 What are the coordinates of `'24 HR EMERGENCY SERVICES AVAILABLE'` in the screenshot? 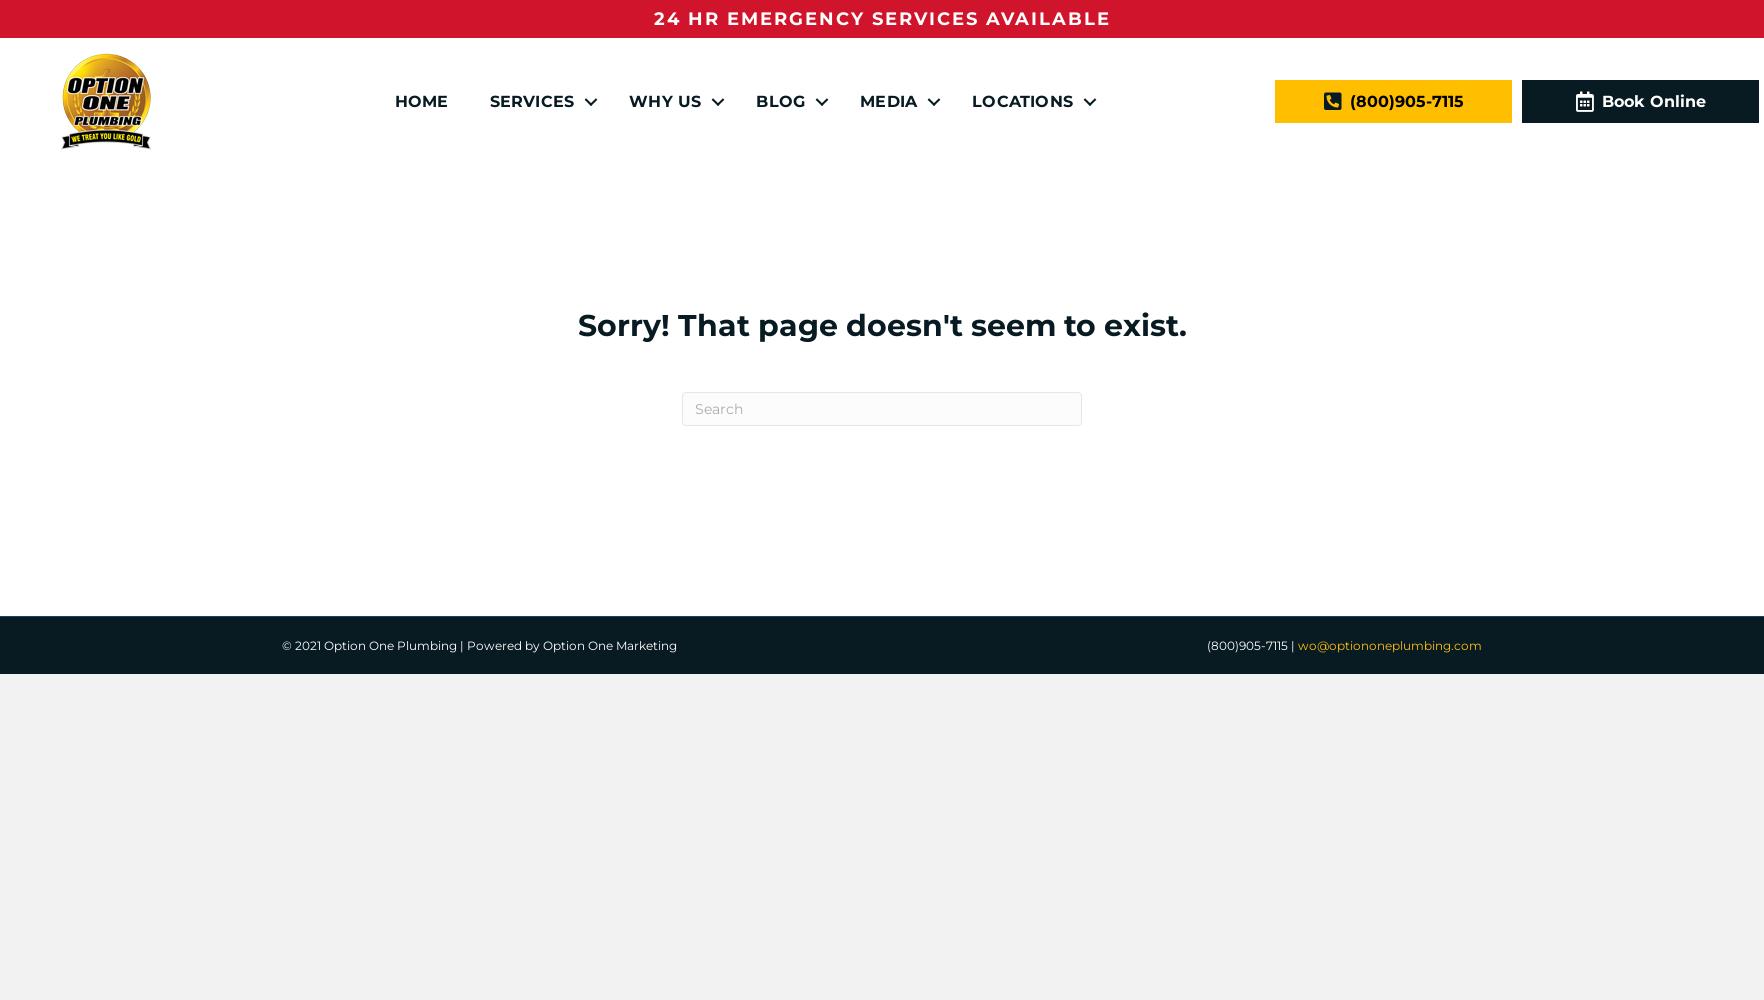 It's located at (881, 19).